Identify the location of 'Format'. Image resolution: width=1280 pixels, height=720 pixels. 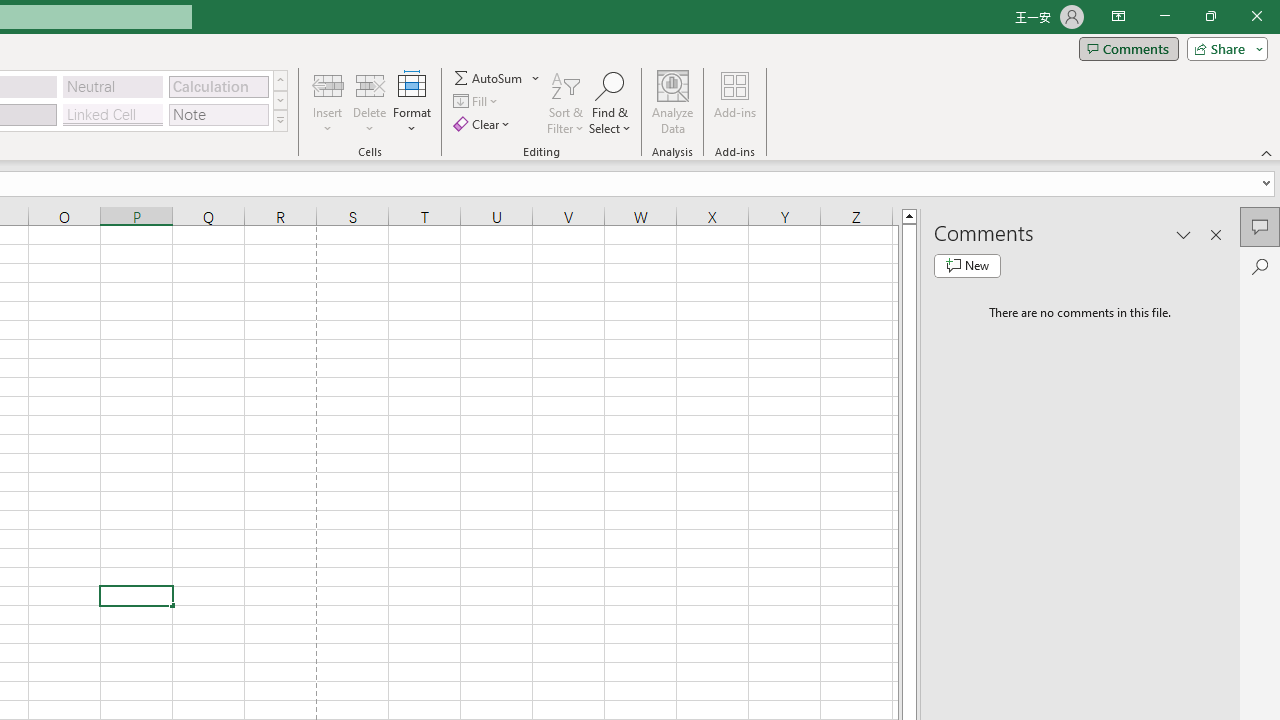
(411, 103).